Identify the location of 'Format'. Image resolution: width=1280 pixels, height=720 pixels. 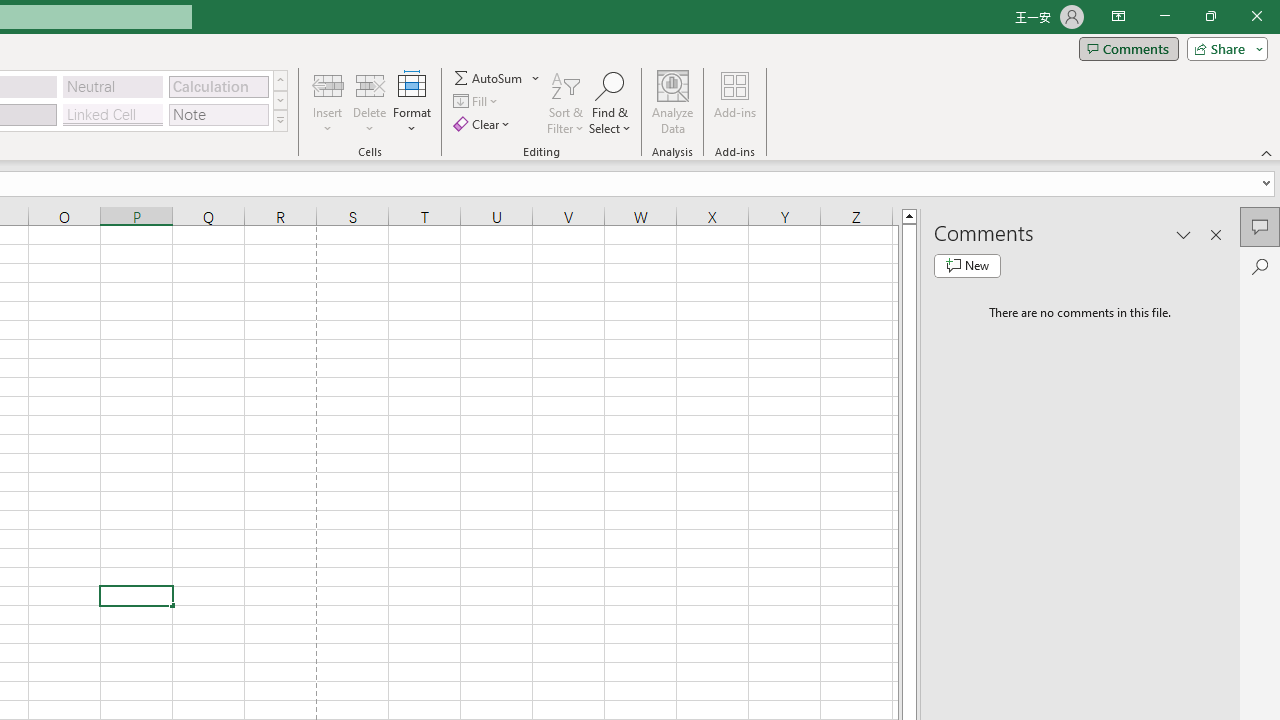
(411, 103).